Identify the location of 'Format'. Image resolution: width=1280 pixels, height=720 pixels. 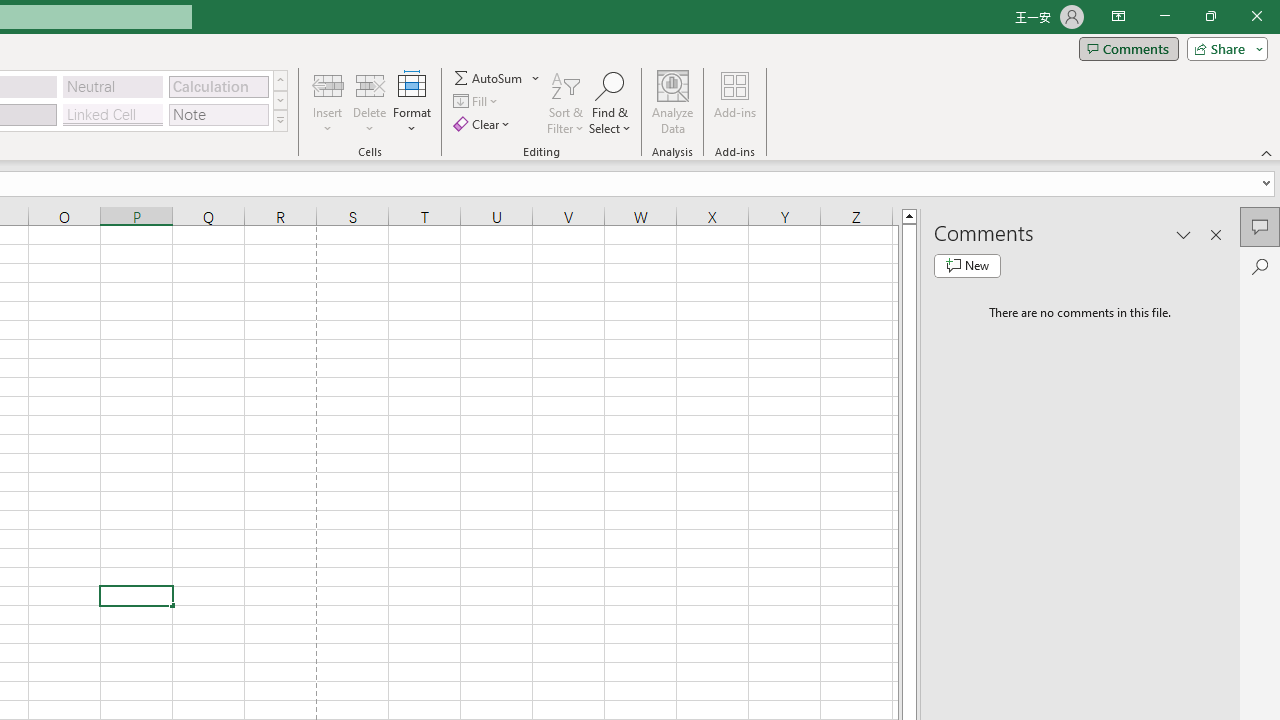
(411, 103).